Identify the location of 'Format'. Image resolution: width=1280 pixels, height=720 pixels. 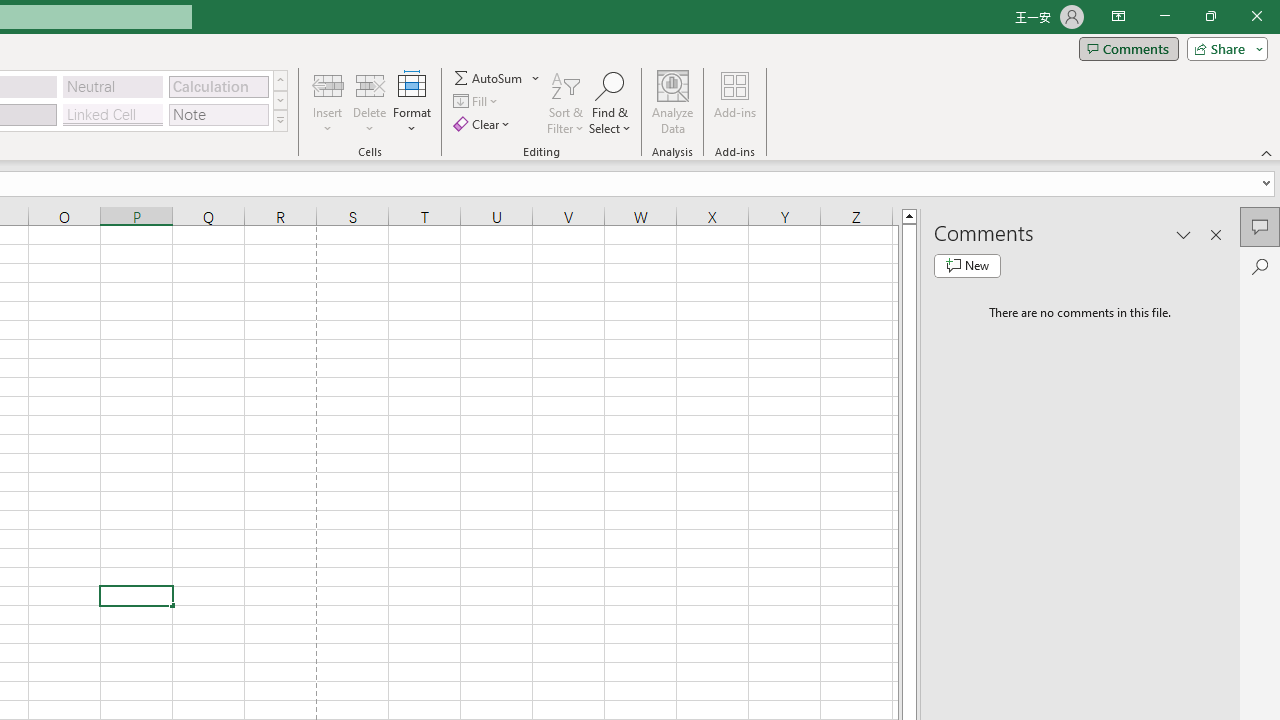
(411, 103).